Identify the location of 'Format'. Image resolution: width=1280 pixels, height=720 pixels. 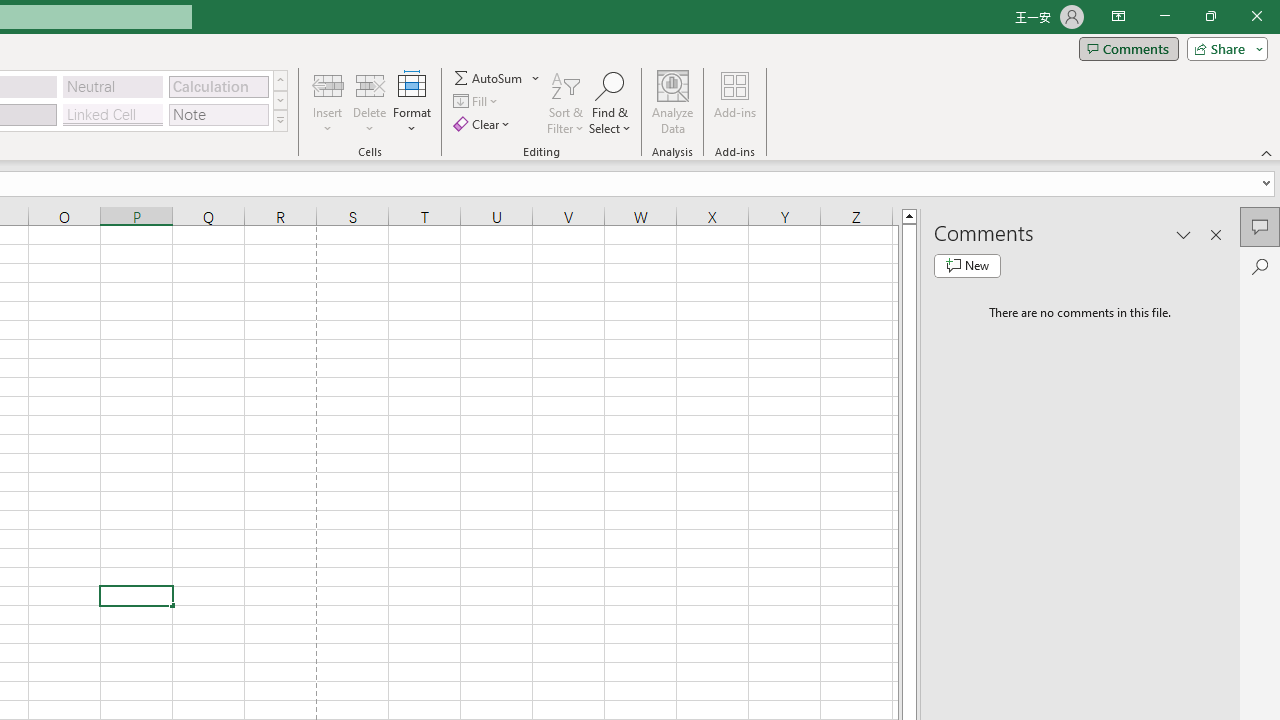
(411, 103).